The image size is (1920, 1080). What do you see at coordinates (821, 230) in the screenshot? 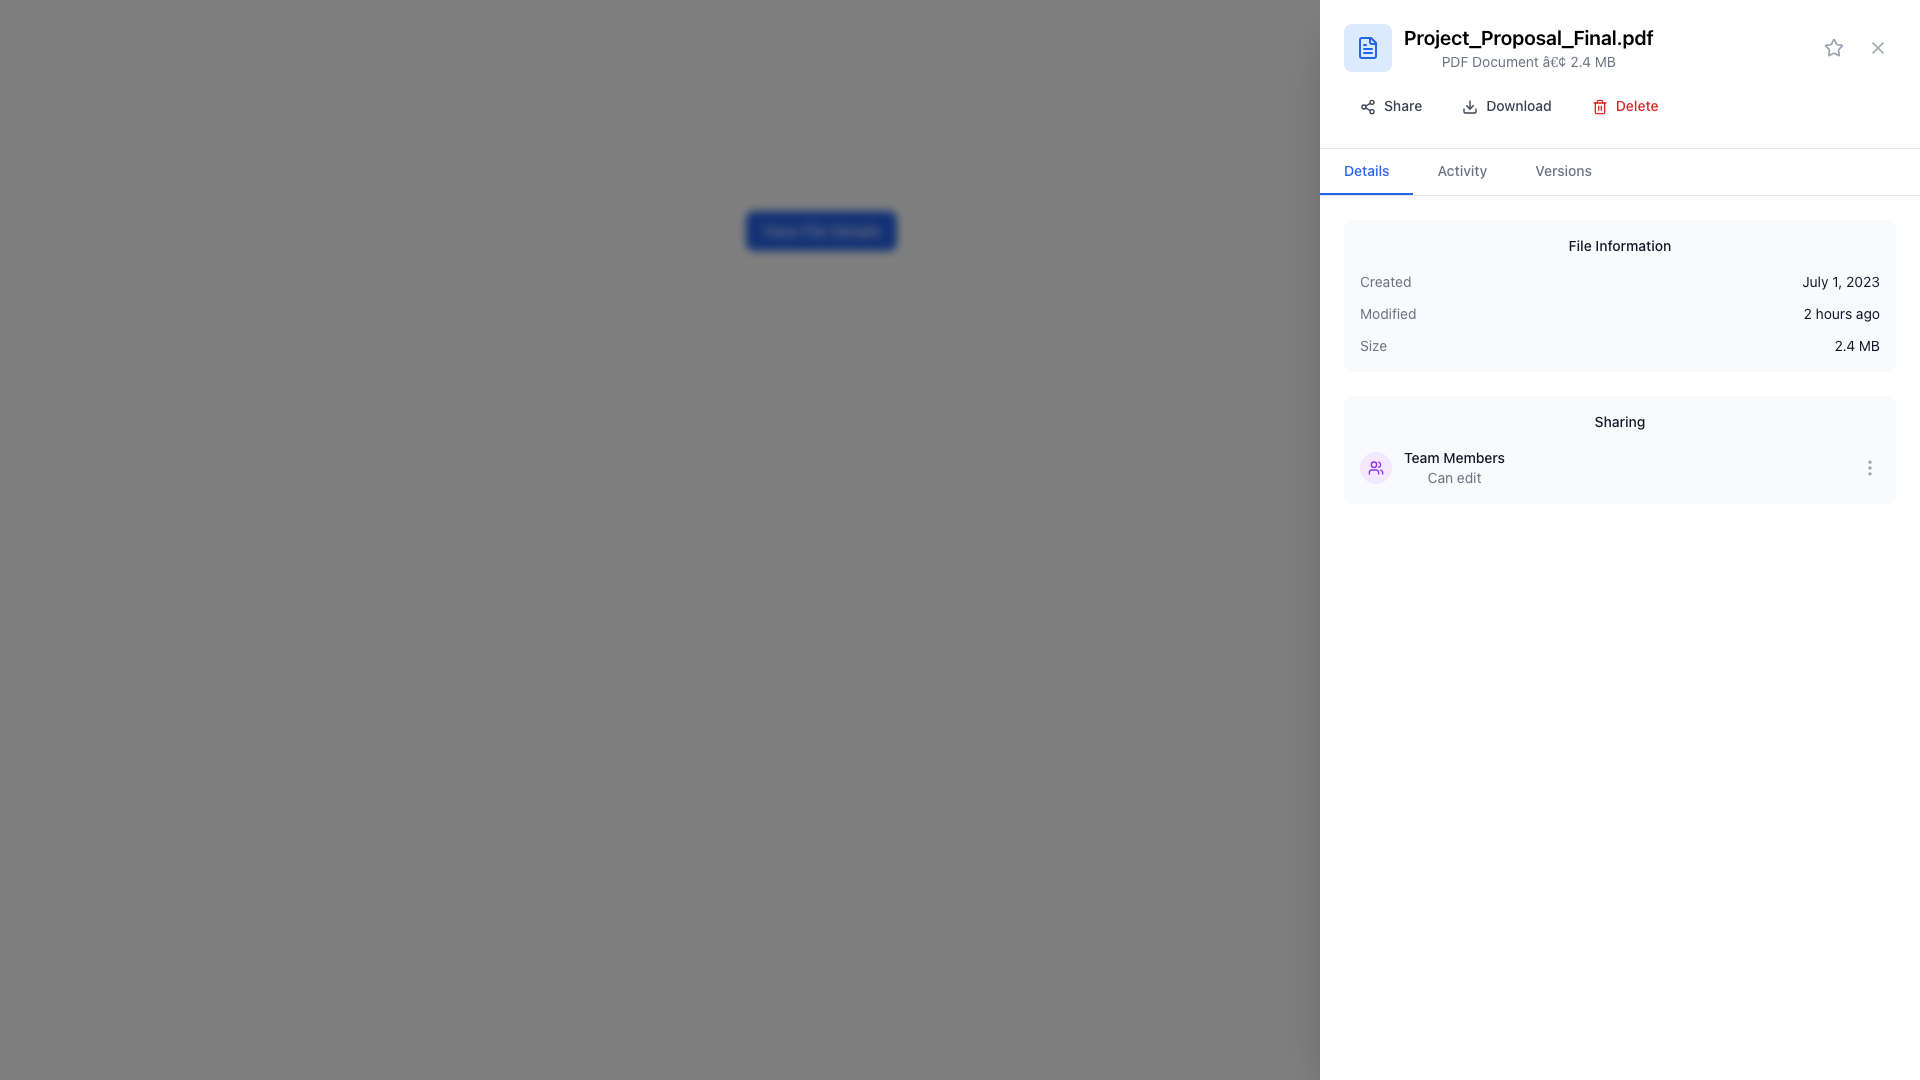
I see `the button labeled 'View File Details' with a blue background to initiate the file detail view` at bounding box center [821, 230].